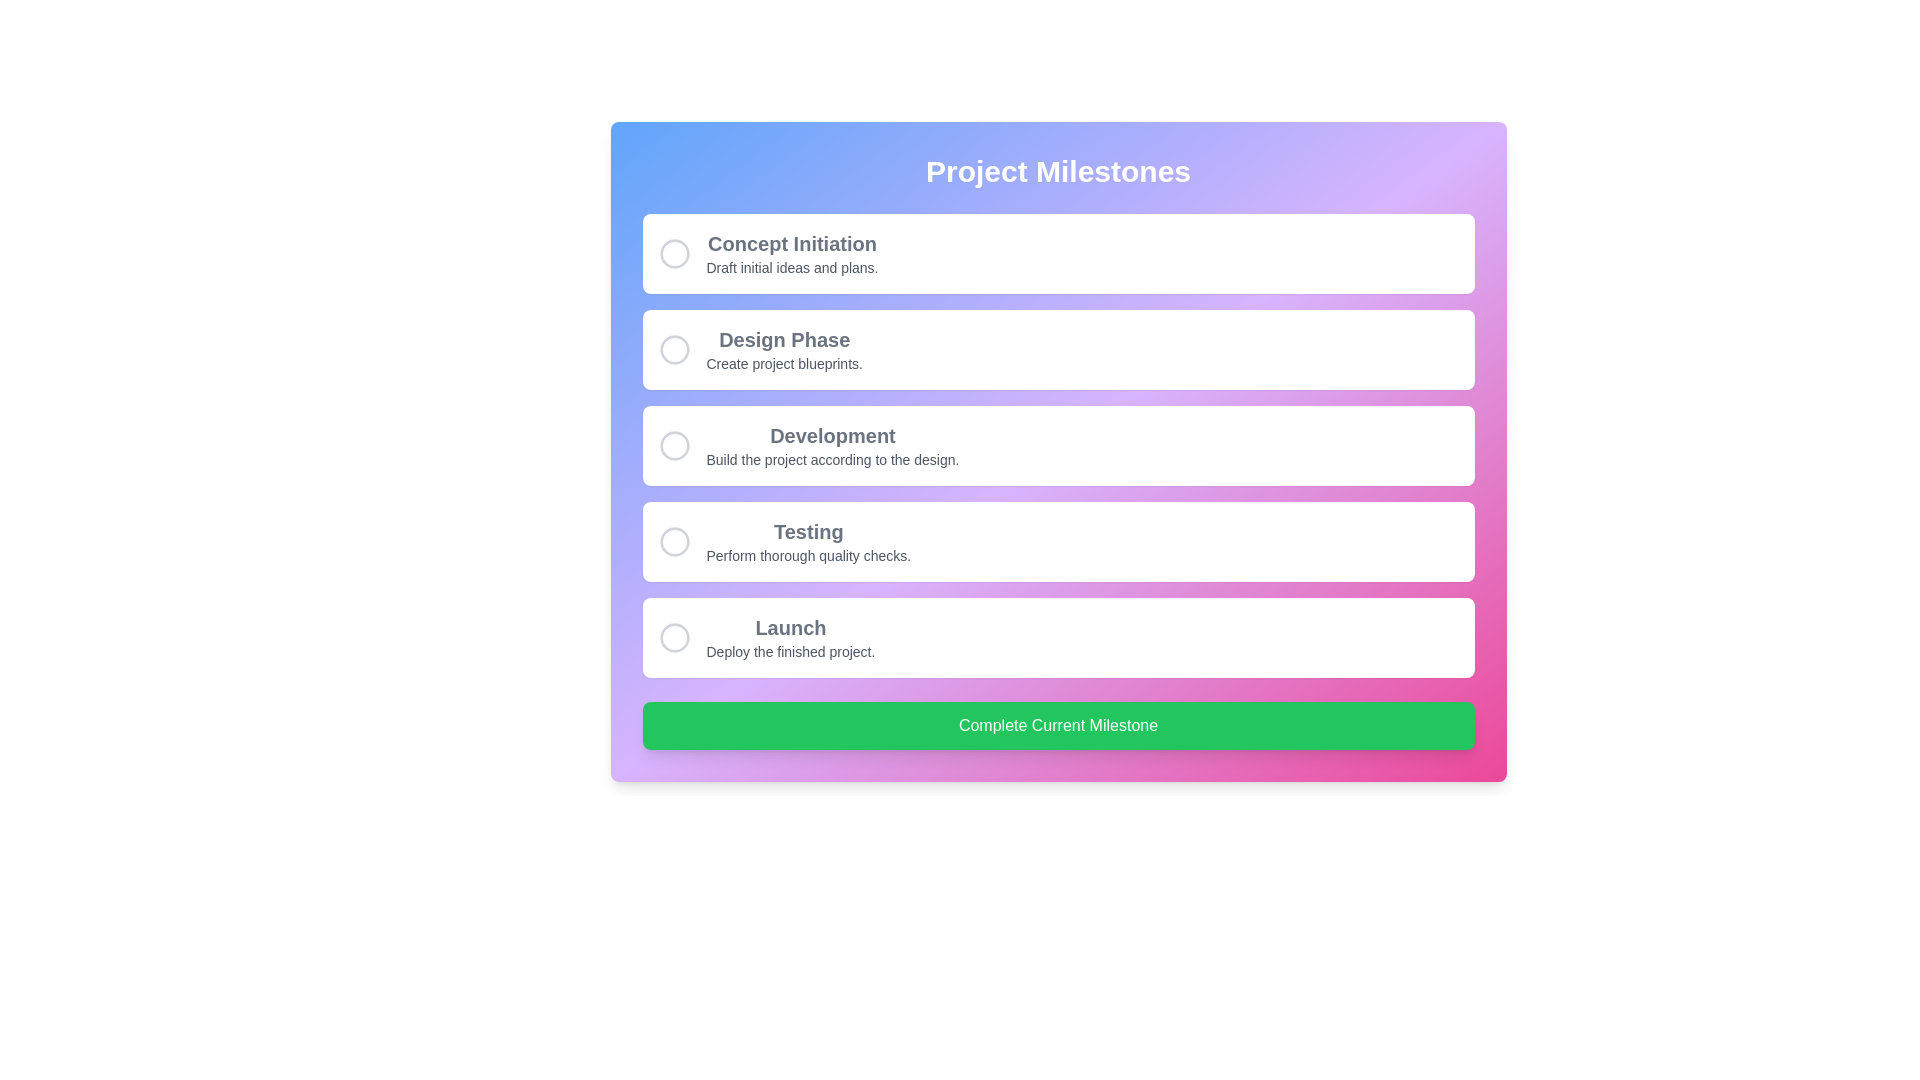  Describe the element at coordinates (789, 651) in the screenshot. I see `the text label displaying 'Deploy the finished project.' which is located below the 'Launch' heading within the 'Project Milestones' interface` at that location.